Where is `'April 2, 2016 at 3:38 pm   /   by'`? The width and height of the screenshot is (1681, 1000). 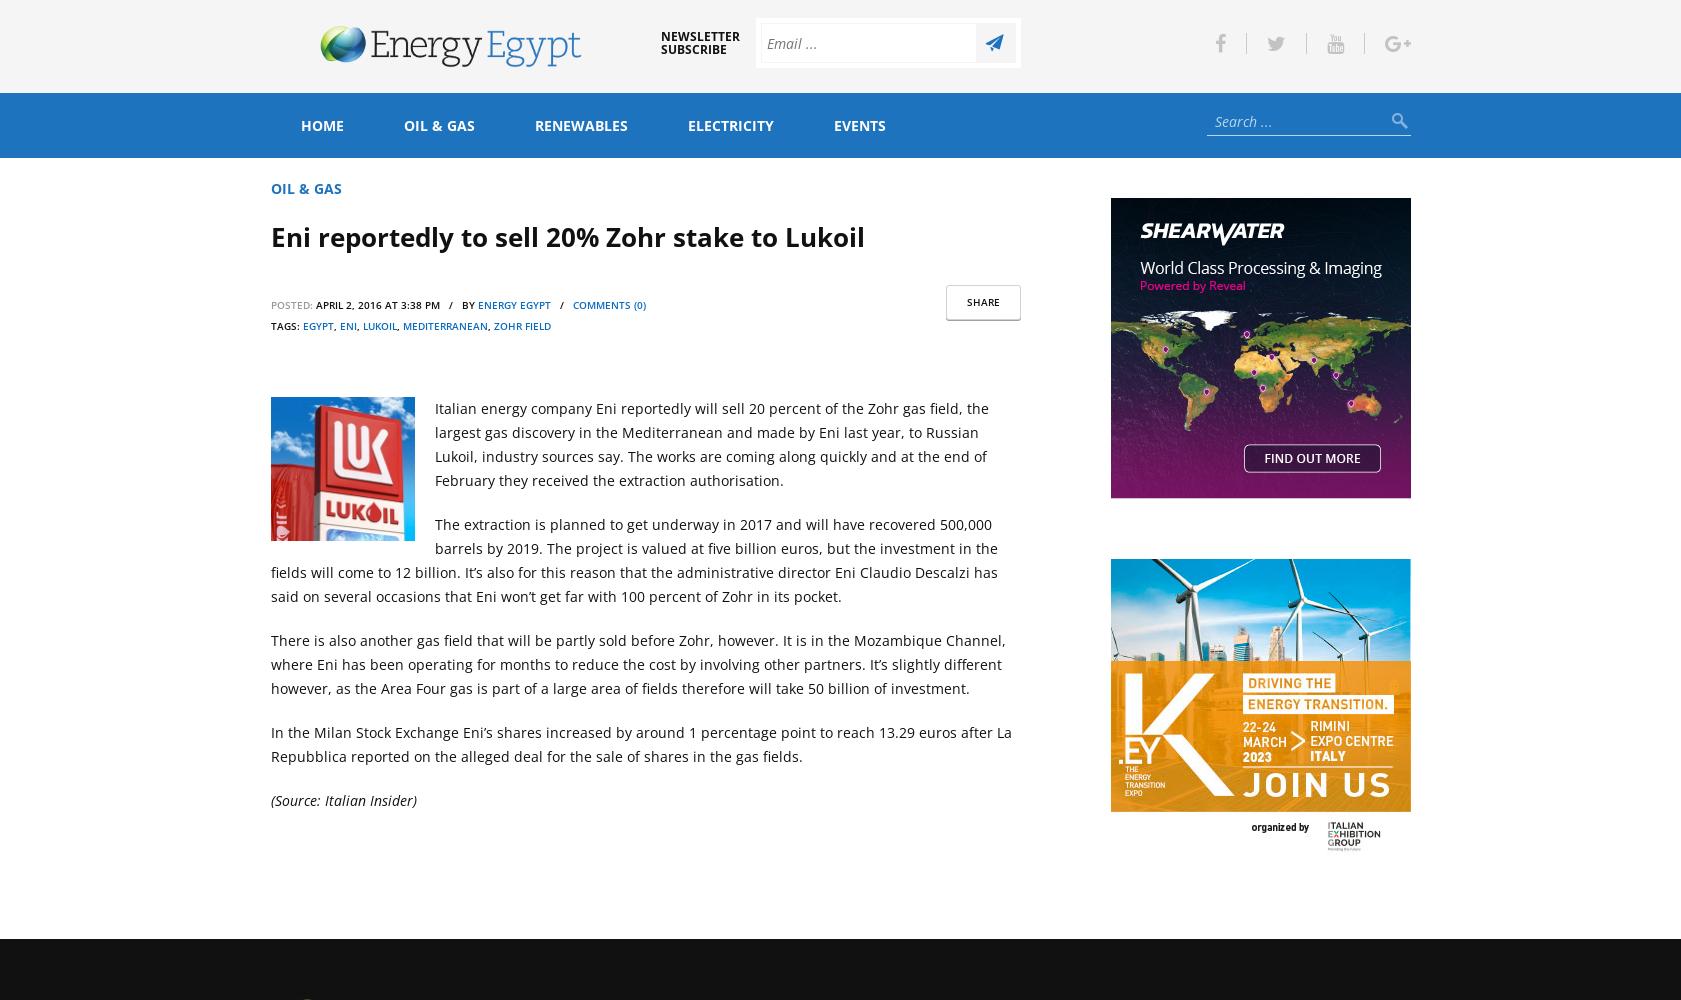 'April 2, 2016 at 3:38 pm   /   by' is located at coordinates (393, 305).